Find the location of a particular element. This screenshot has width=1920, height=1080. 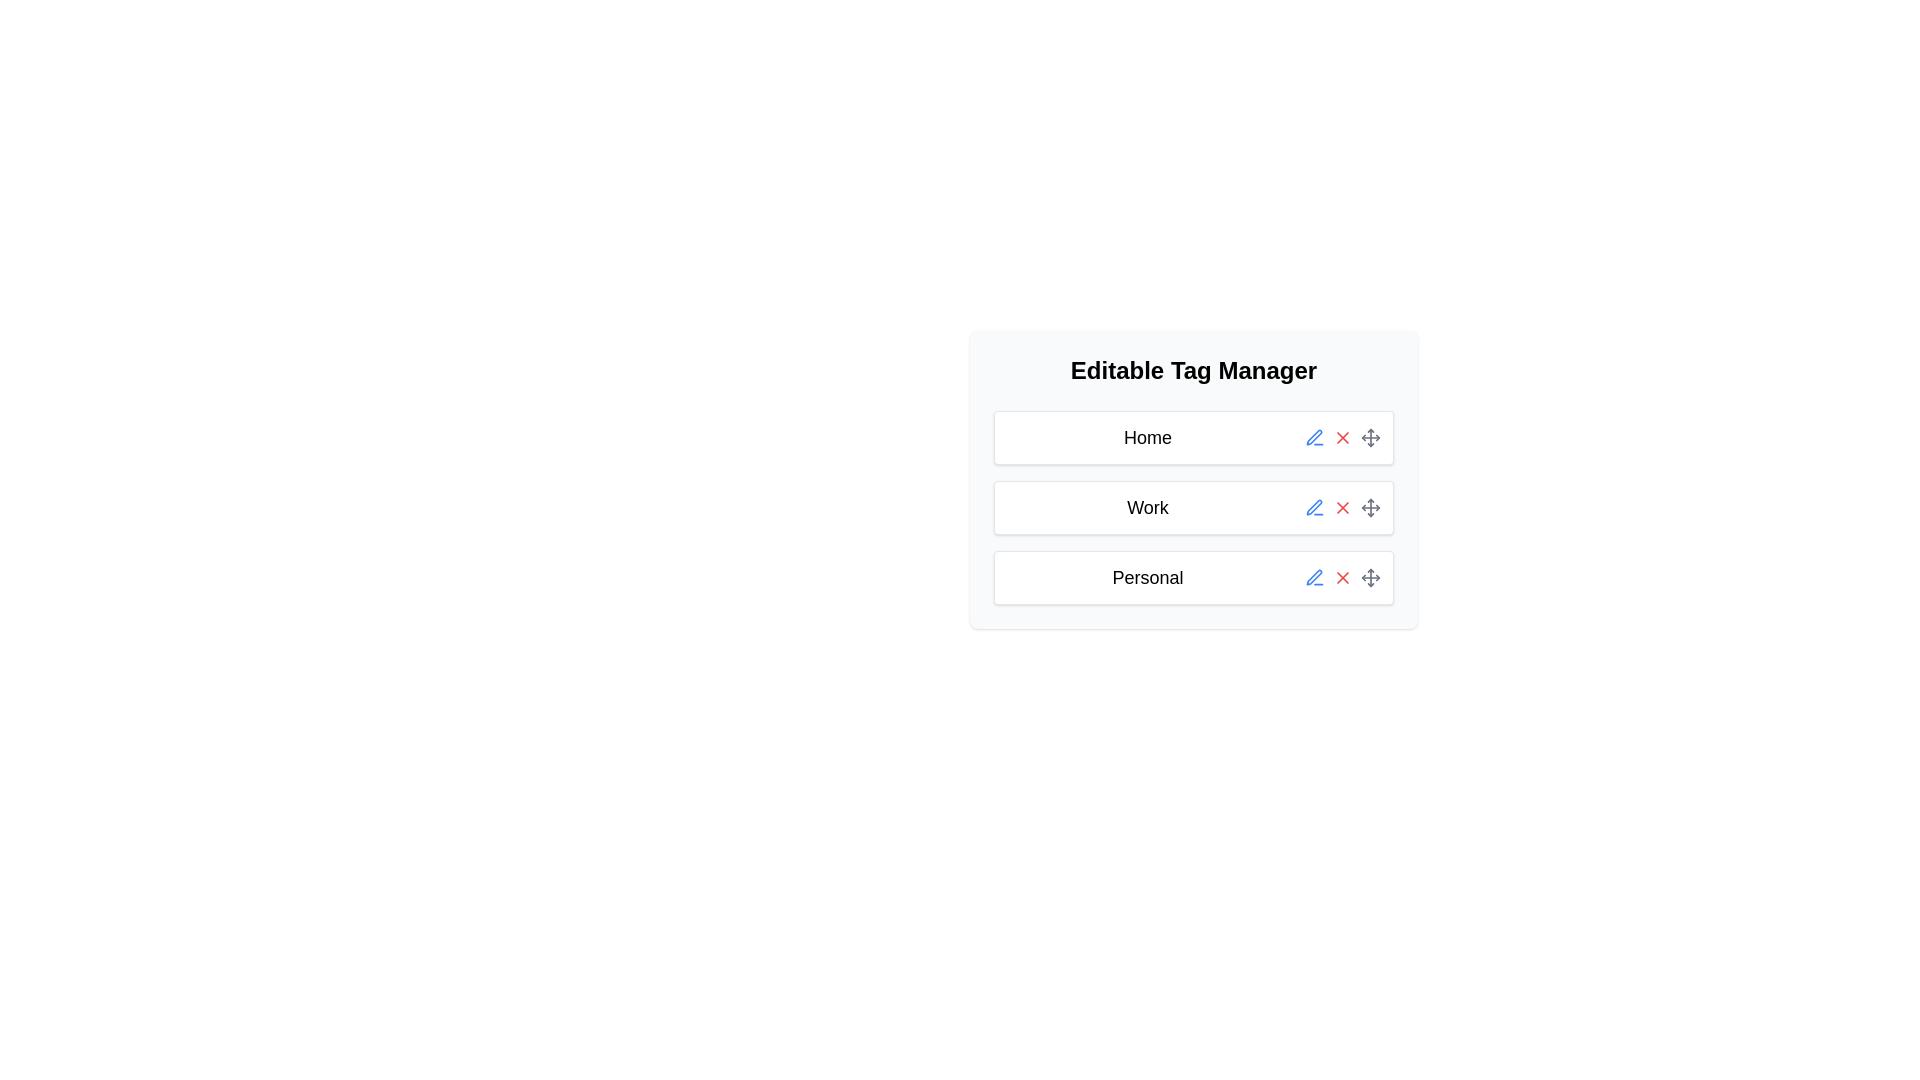

the delete button located to the right of the third row labeled 'Personal' is located at coordinates (1343, 578).